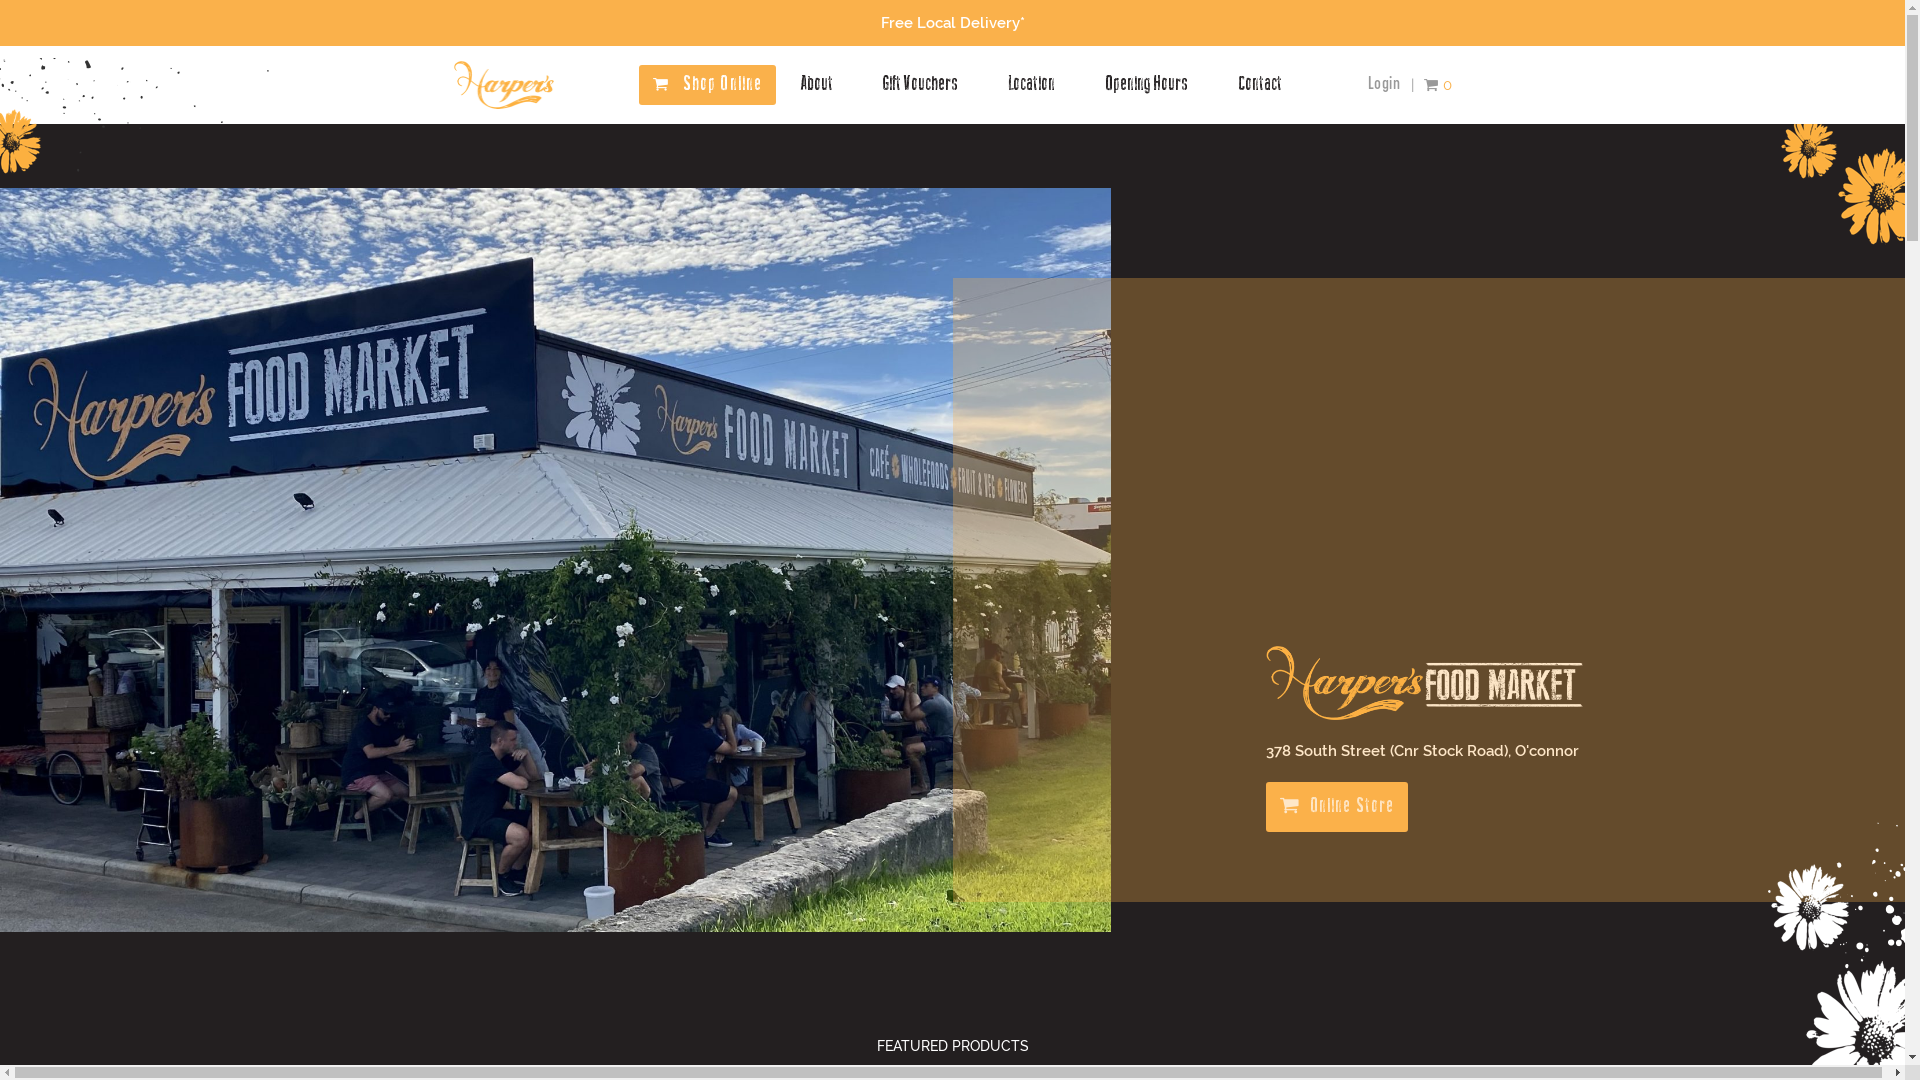 This screenshot has height=1080, width=1920. What do you see at coordinates (1437, 83) in the screenshot?
I see `'0'` at bounding box center [1437, 83].